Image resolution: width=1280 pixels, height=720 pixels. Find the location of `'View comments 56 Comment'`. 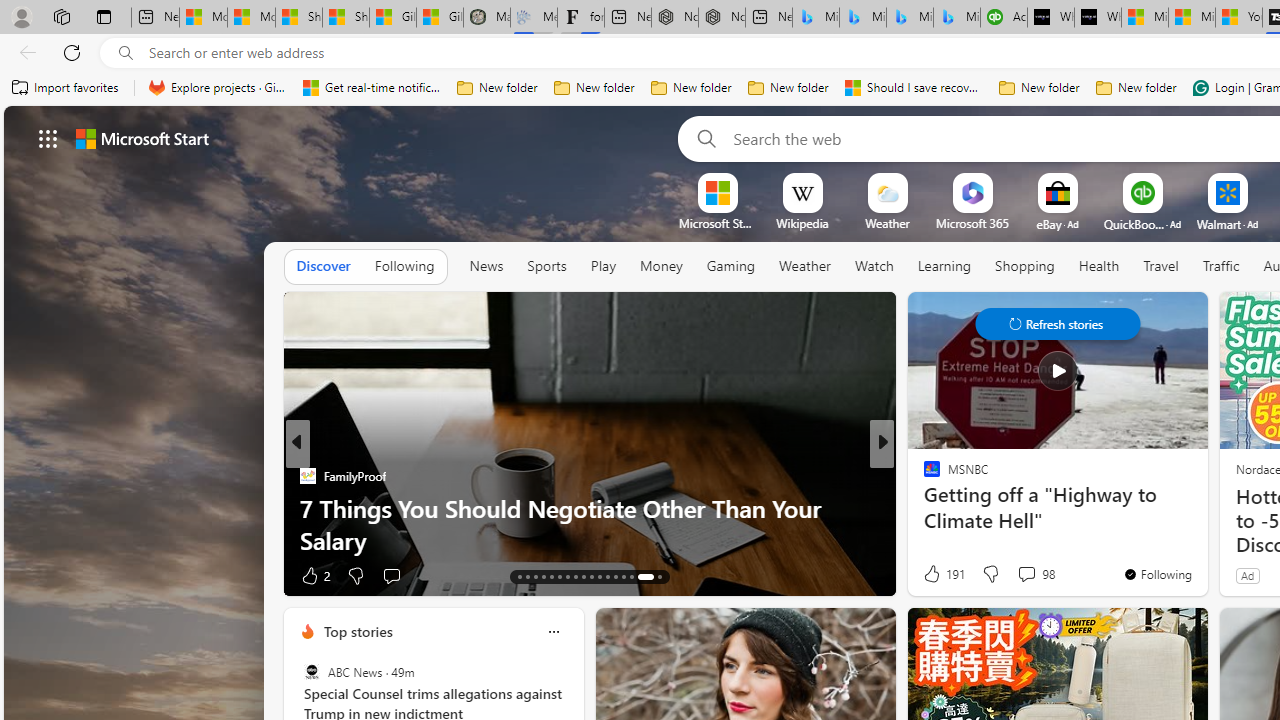

'View comments 56 Comment' is located at coordinates (1020, 575).